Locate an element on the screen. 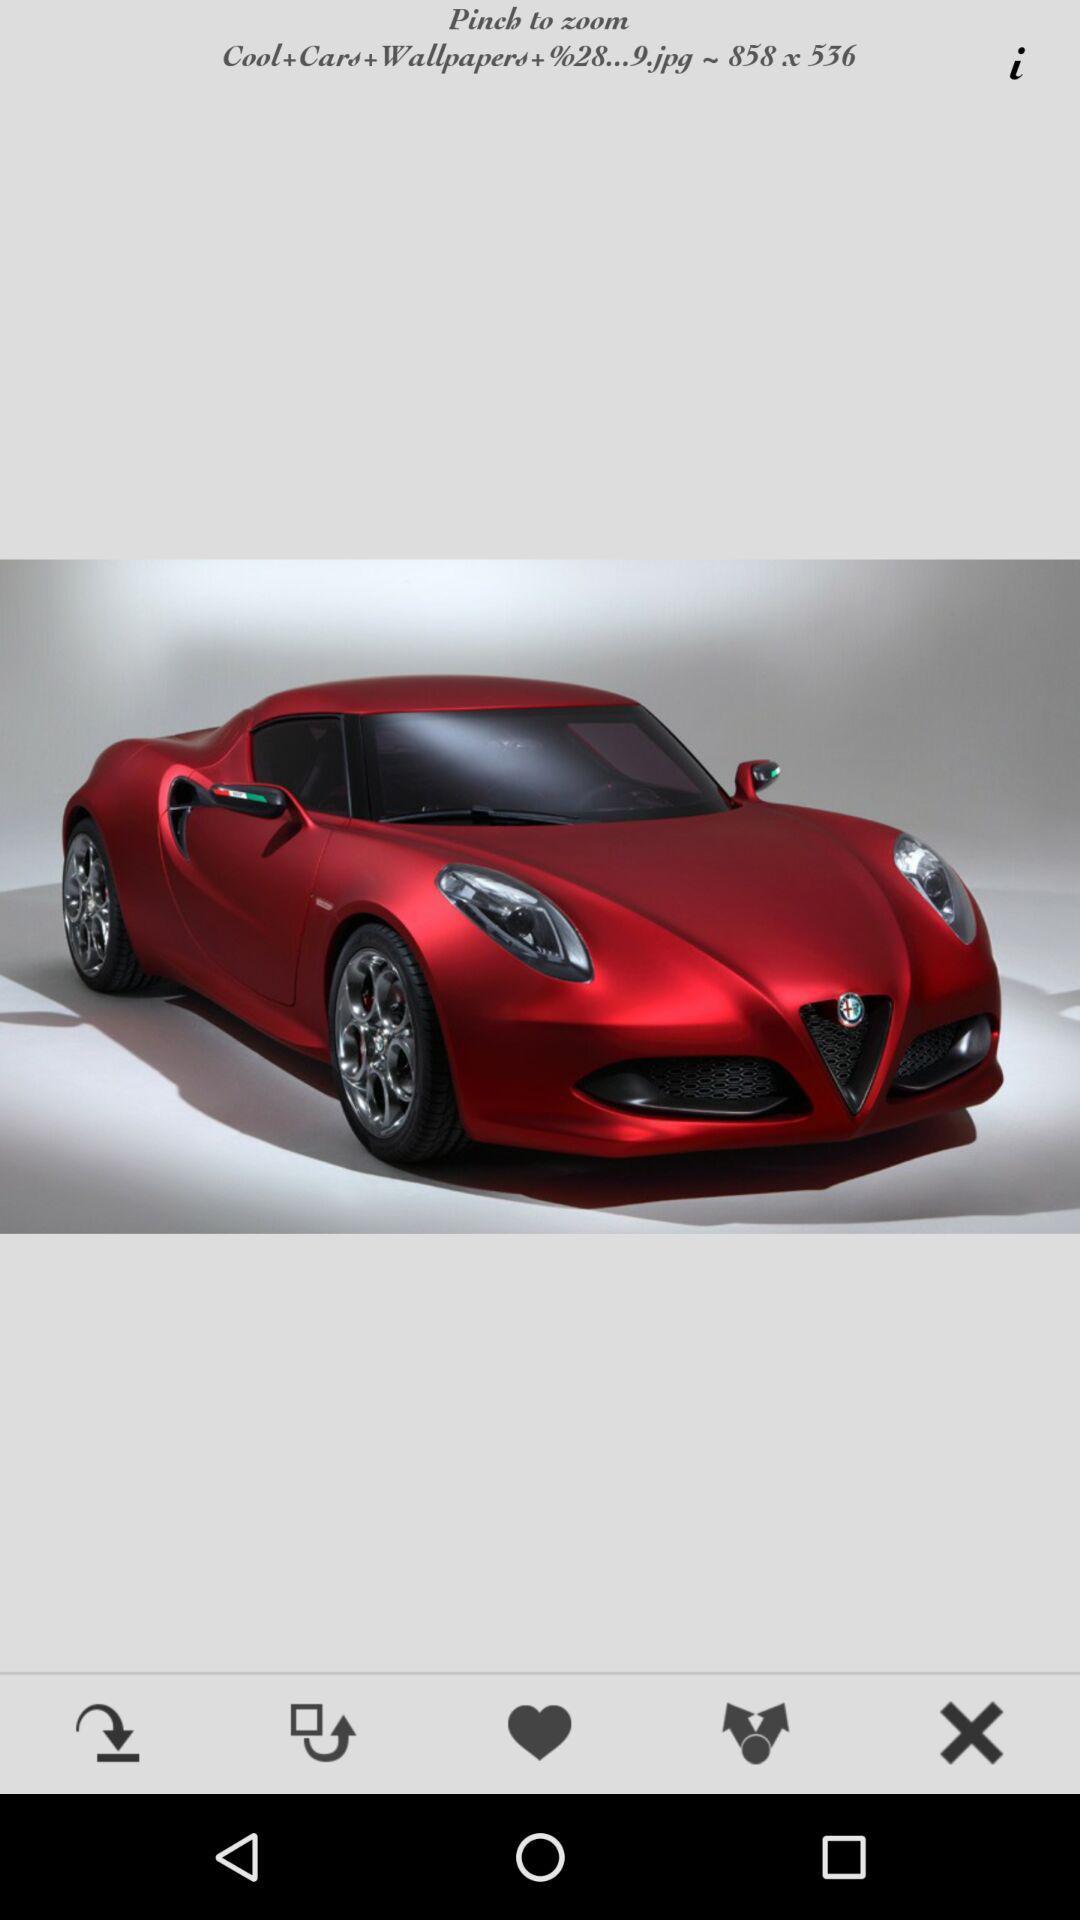 This screenshot has height=1920, width=1080. share is located at coordinates (756, 1734).